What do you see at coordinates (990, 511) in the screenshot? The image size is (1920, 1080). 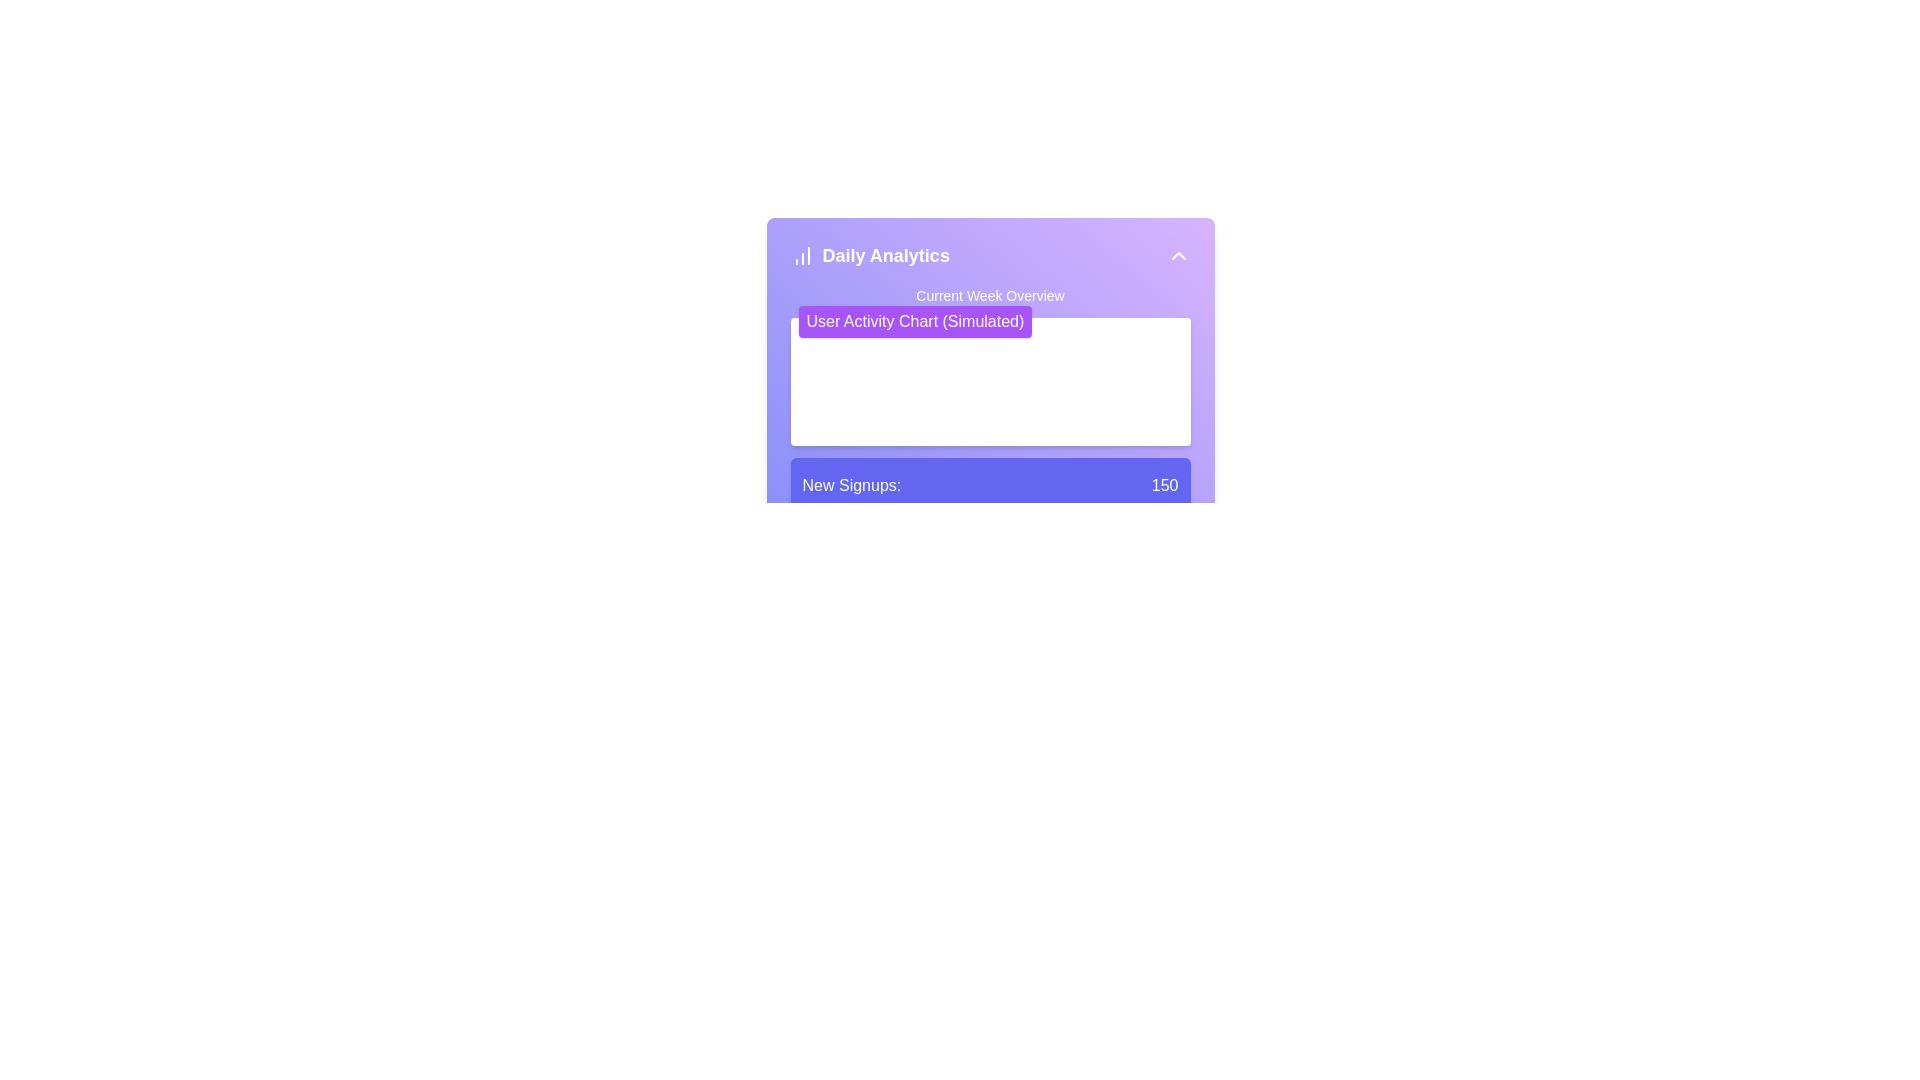 I see `the informational panel displaying analytics data for the current week` at bounding box center [990, 511].